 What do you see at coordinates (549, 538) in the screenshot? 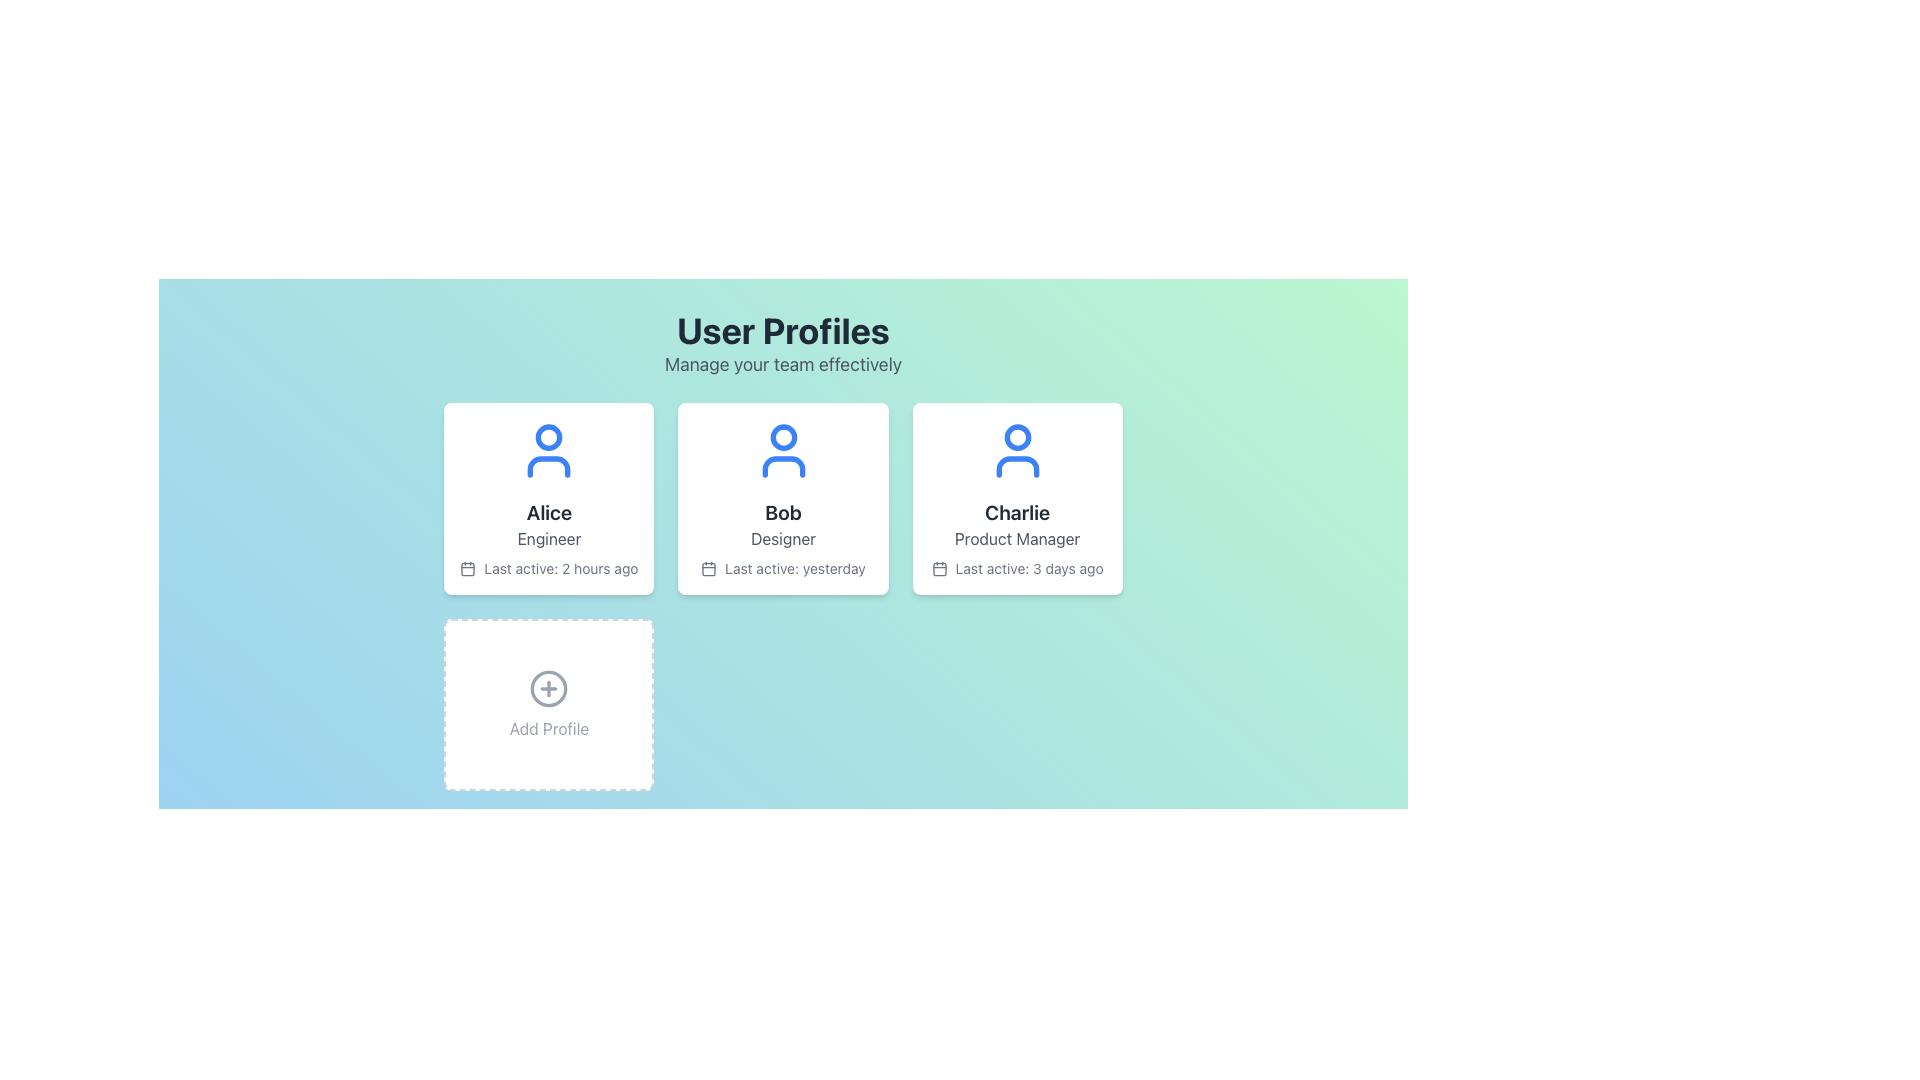
I see `the text label displaying 'Engineer' located below the user's name 'Alice' in the user details card` at bounding box center [549, 538].